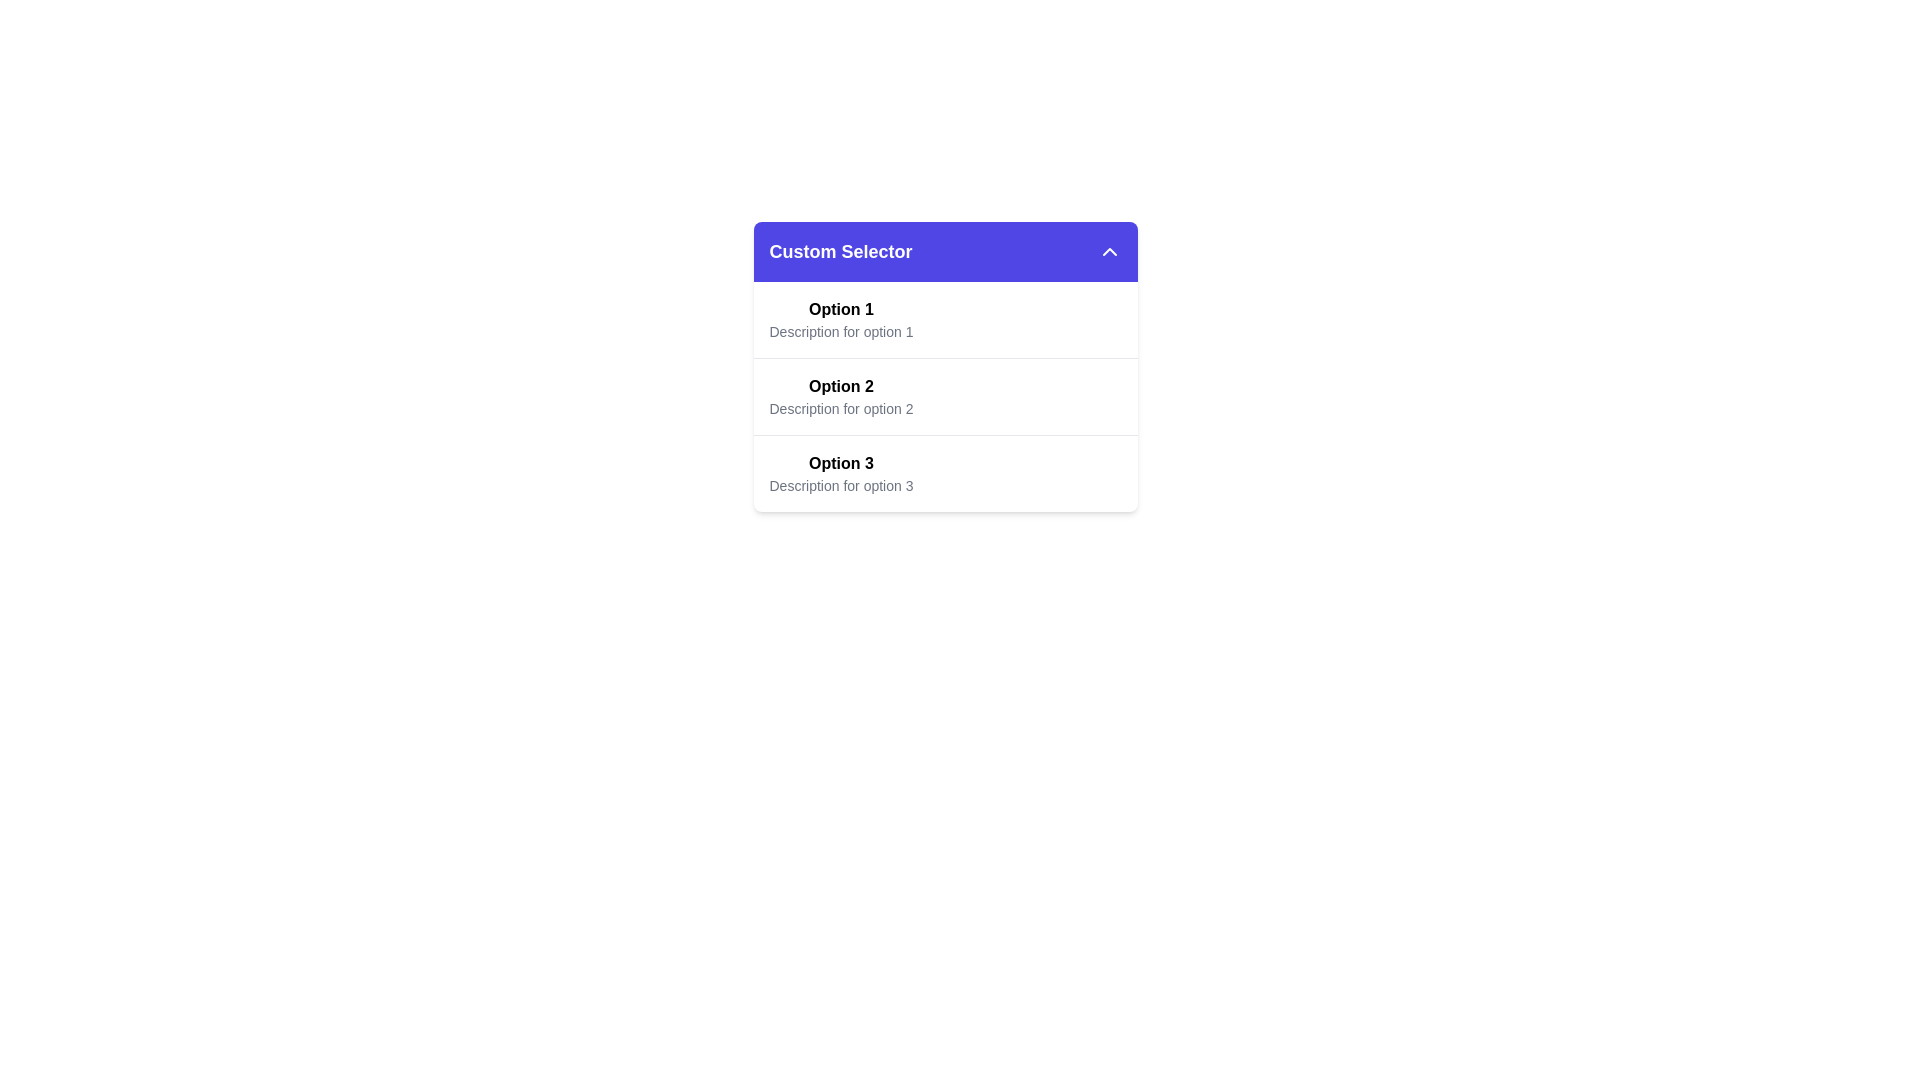  Describe the element at coordinates (841, 386) in the screenshot. I see `the bold text label displaying 'Option 2'` at that location.